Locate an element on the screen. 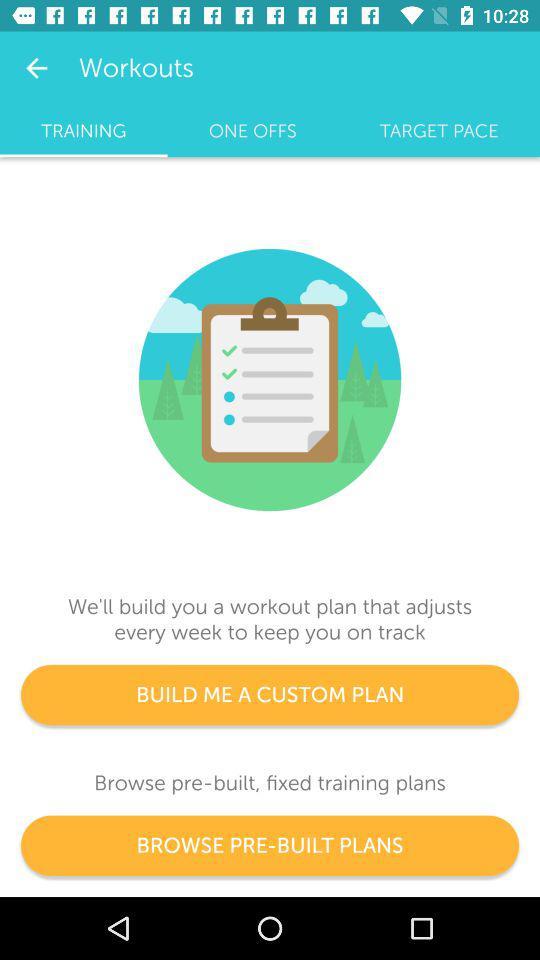  the icon above the training is located at coordinates (36, 68).